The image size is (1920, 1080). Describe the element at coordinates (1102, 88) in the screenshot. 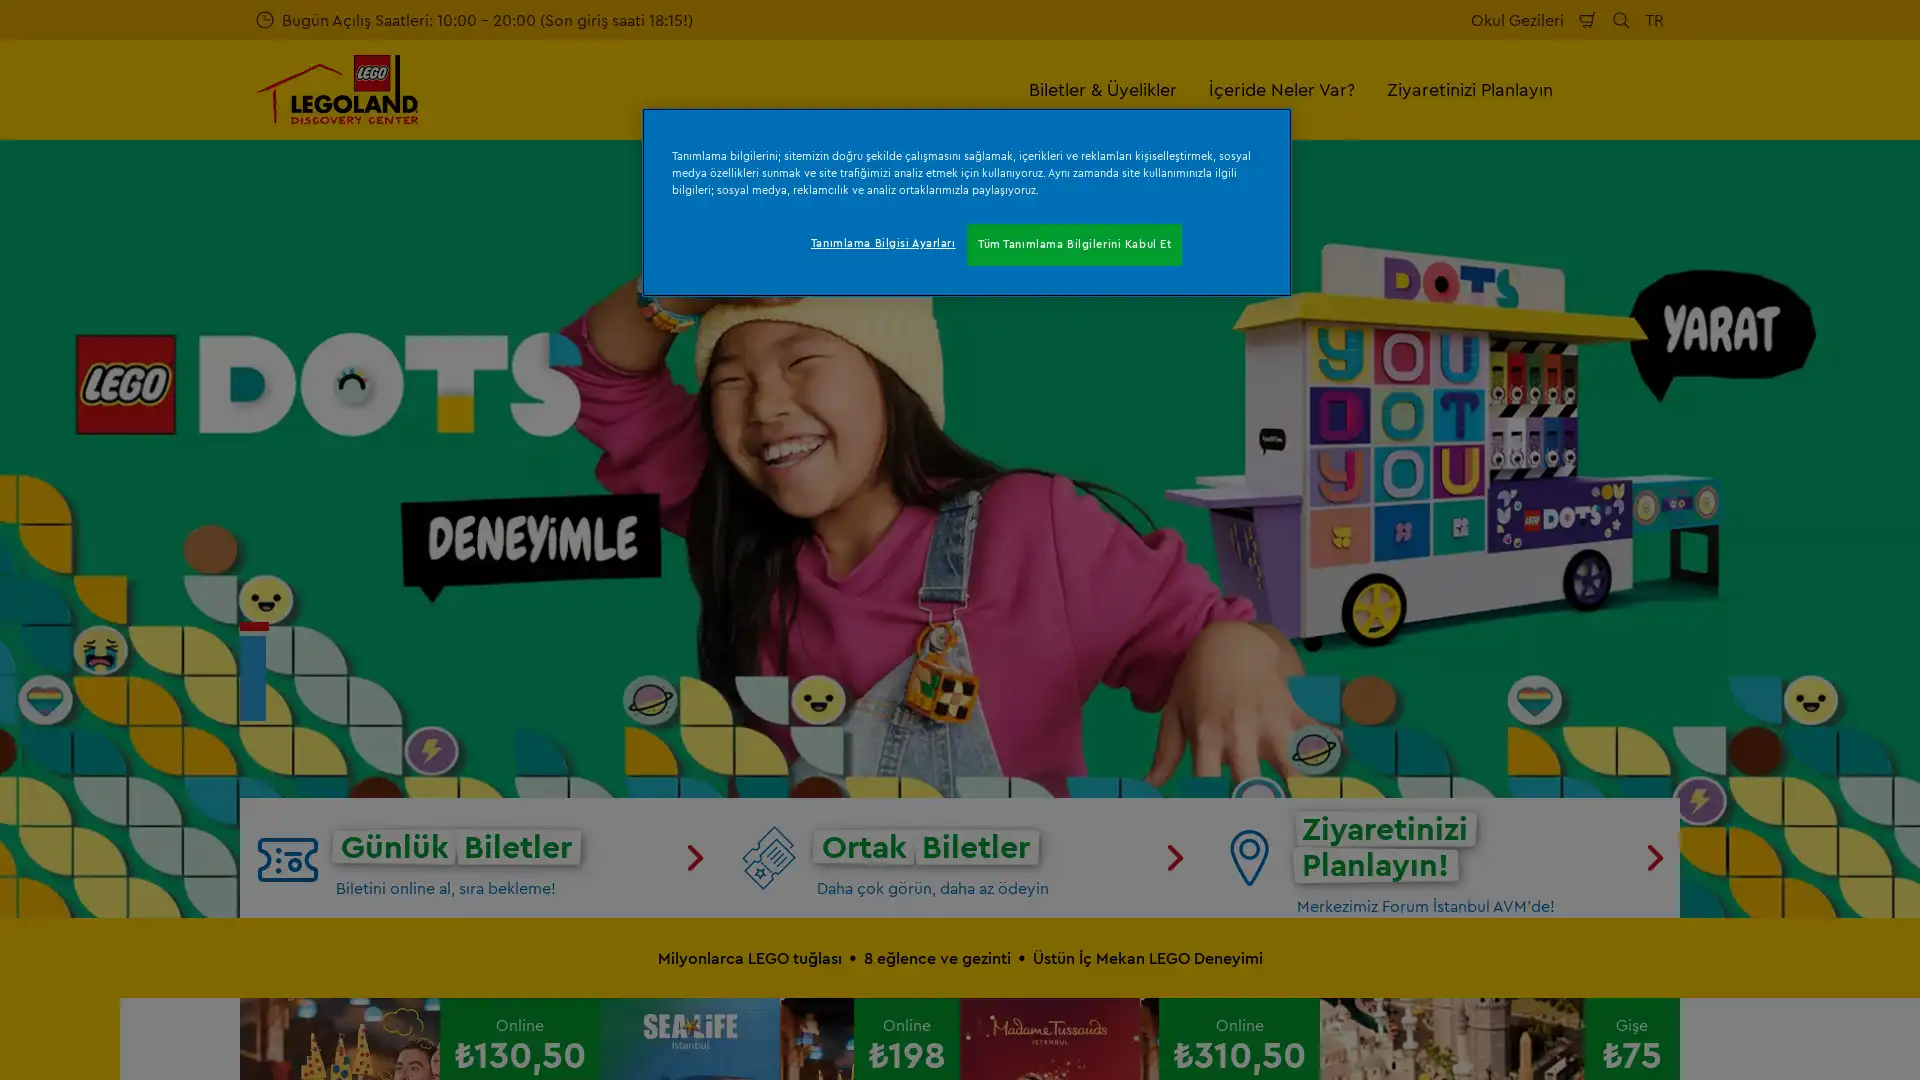

I see `Biletler & Uyelikler` at that location.